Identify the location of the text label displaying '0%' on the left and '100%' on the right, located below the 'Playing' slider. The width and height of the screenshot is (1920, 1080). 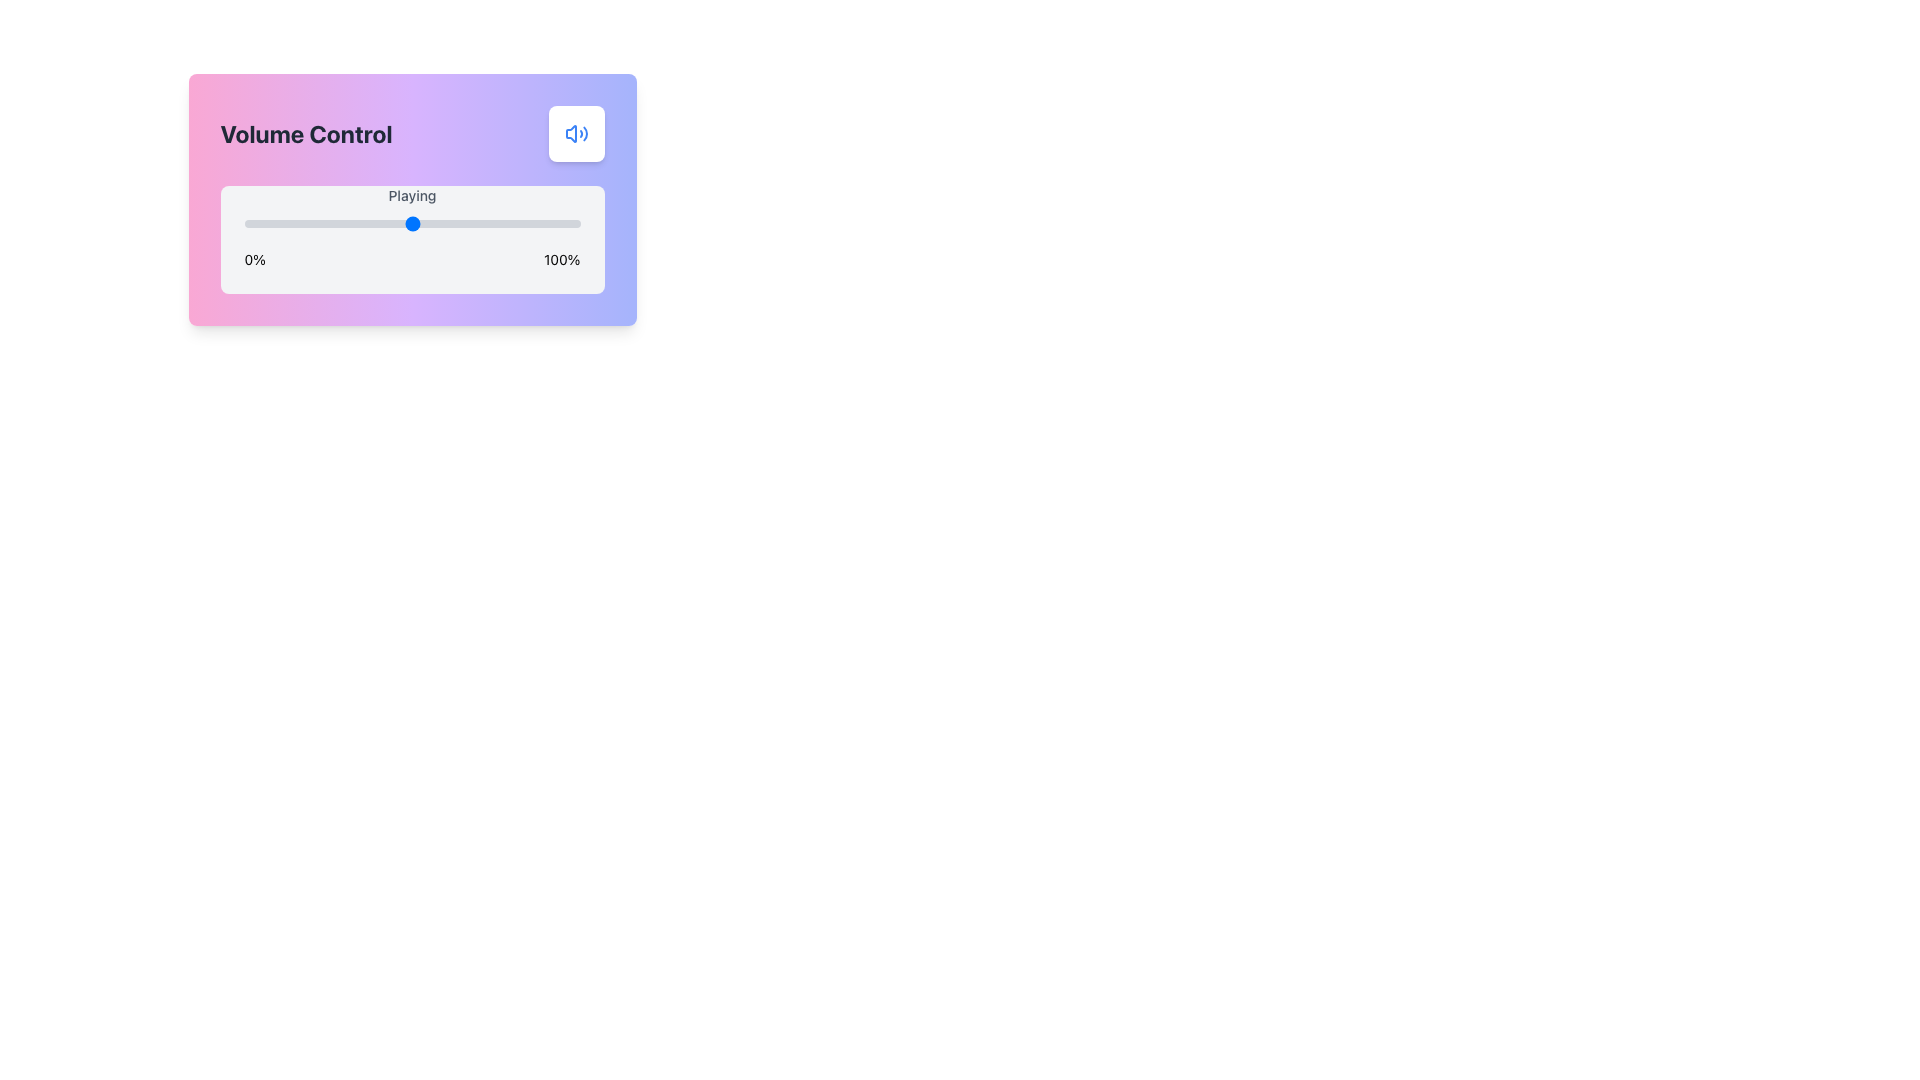
(411, 258).